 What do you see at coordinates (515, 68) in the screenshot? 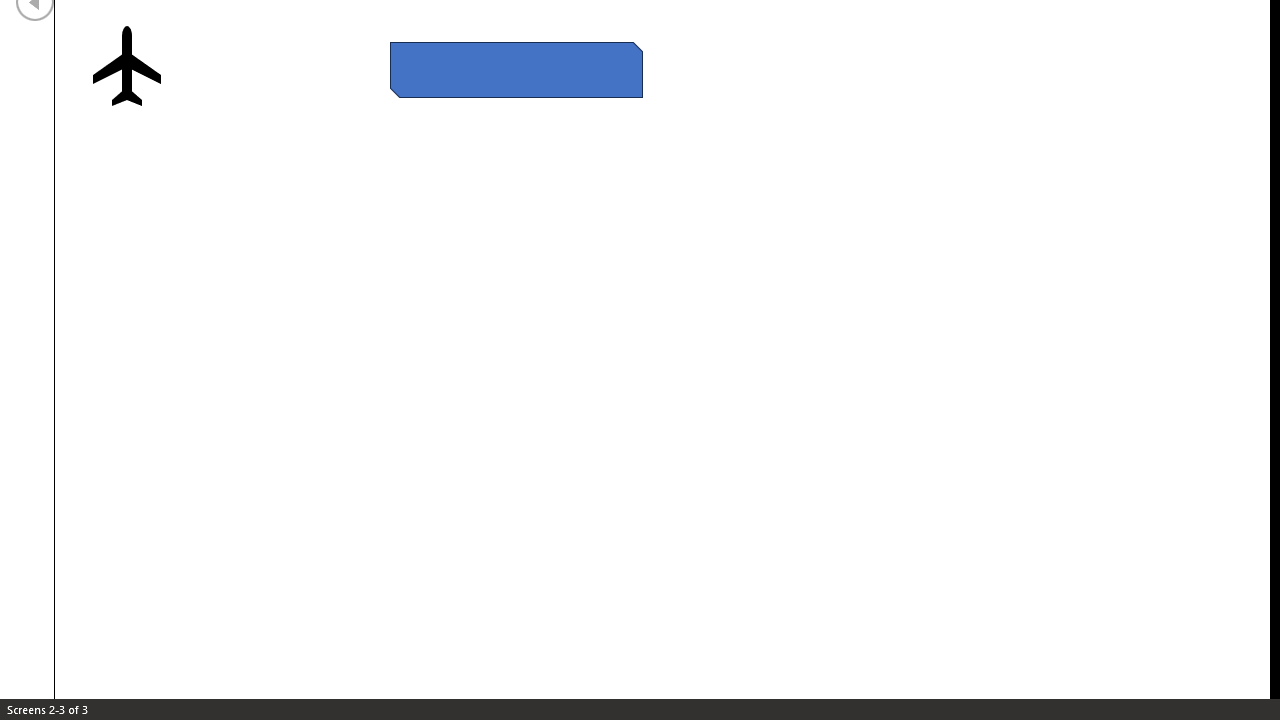
I see `'Rectangle: Diagonal Corners Snipped 2'` at bounding box center [515, 68].